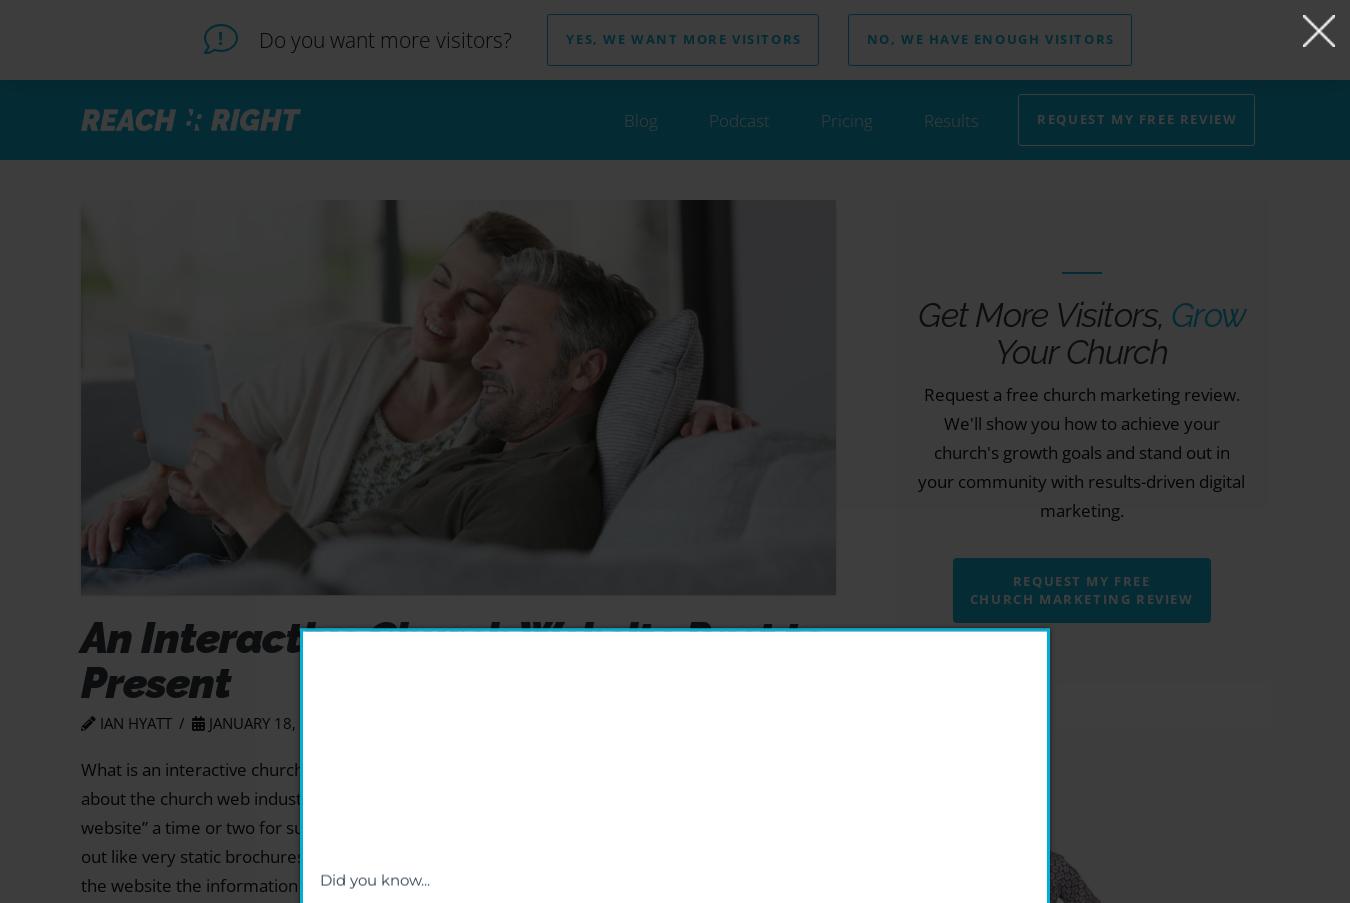 This screenshot has width=1350, height=903. I want to click on 'An Interactive Church Website Past to Present', so click(451, 659).